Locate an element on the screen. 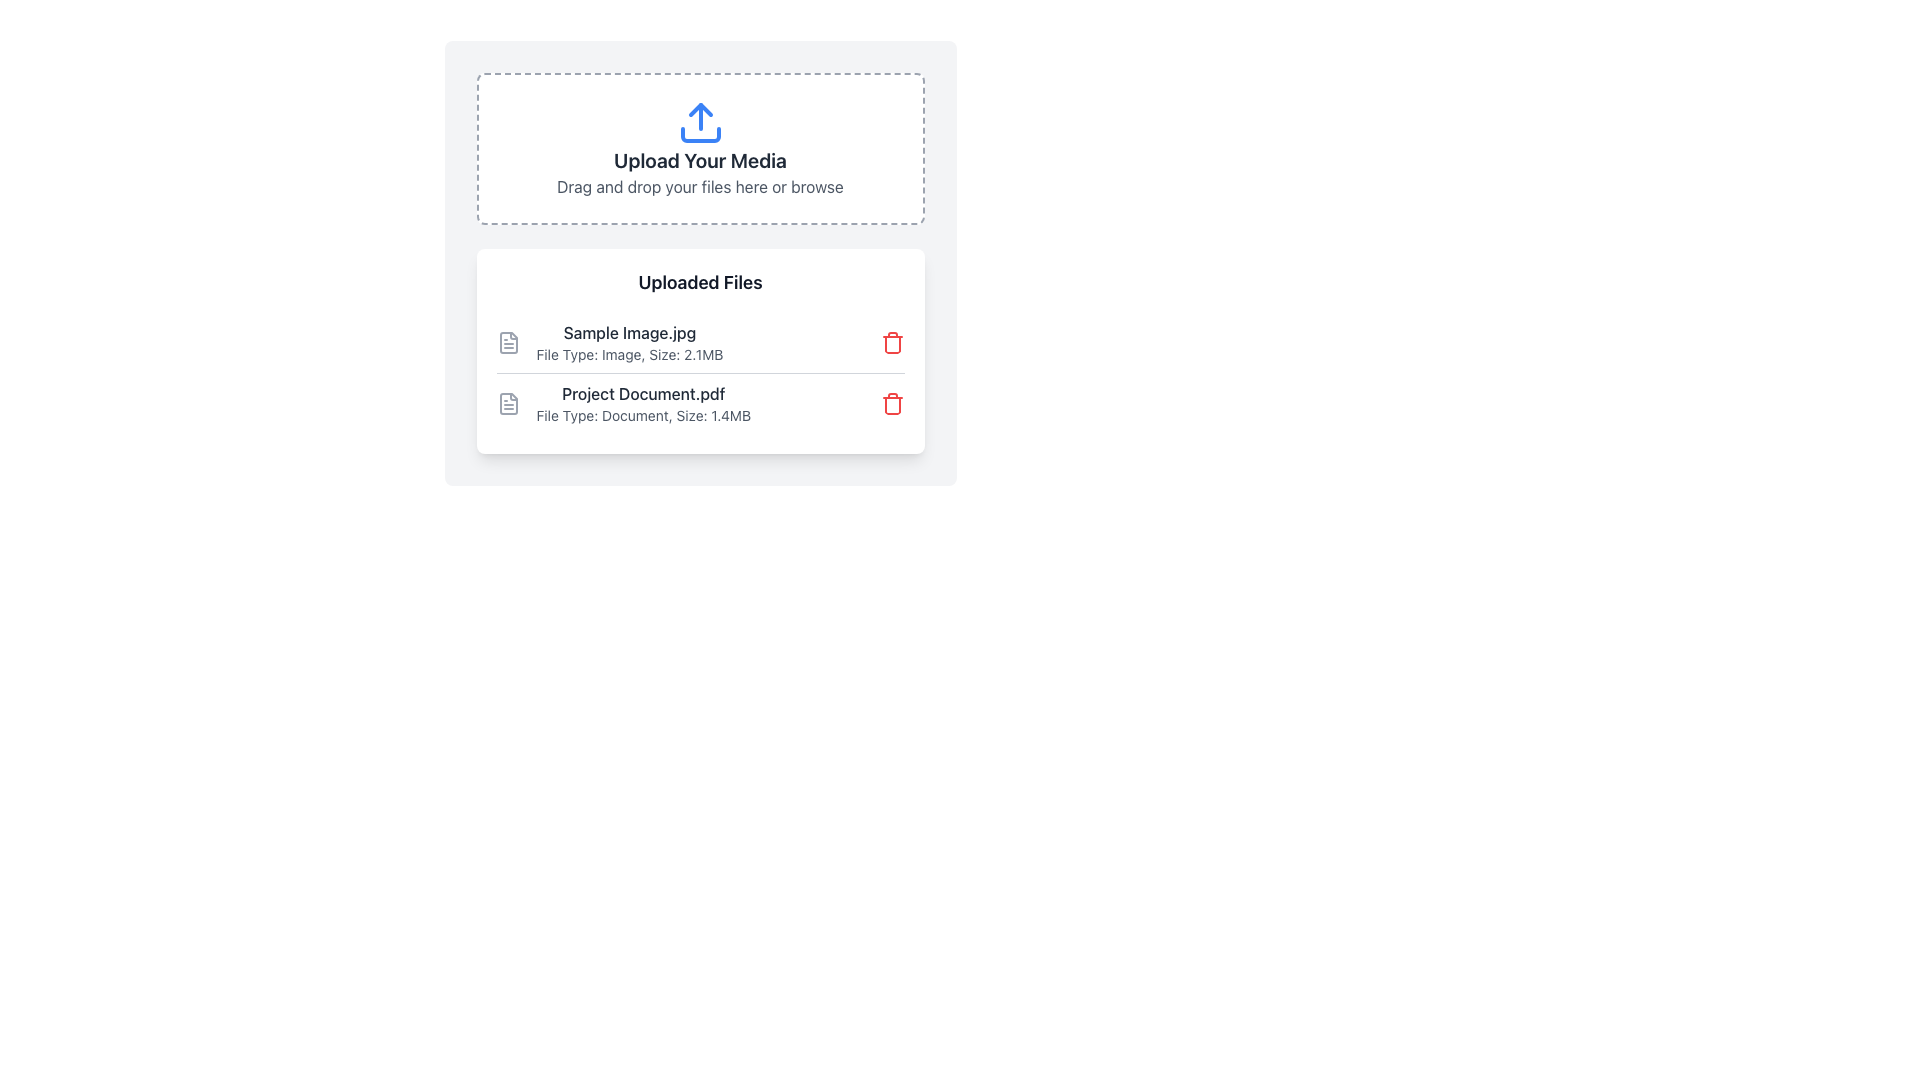 Image resolution: width=1920 pixels, height=1080 pixels. text label displaying the file's name, type, and size, which is the first entry in the 'Uploaded Files' section, located above 'Project Document.pdf.' is located at coordinates (628, 342).